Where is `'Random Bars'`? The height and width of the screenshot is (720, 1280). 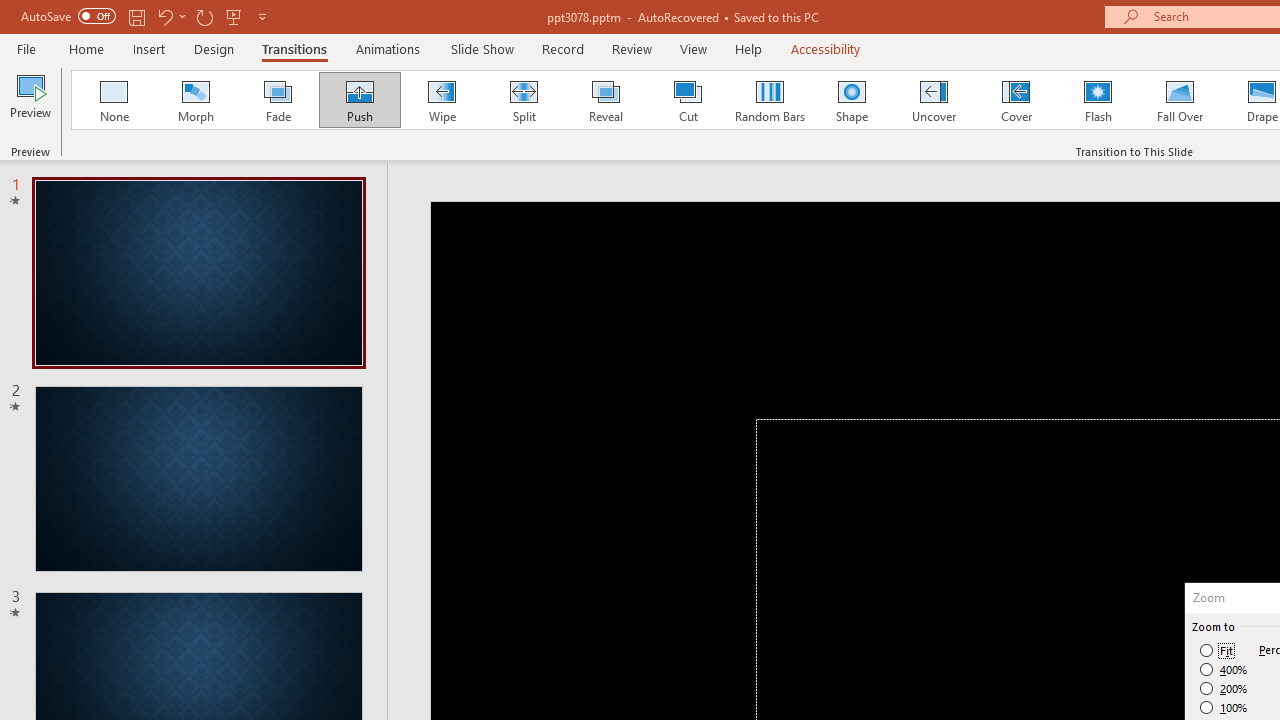 'Random Bars' is located at coordinates (769, 100).